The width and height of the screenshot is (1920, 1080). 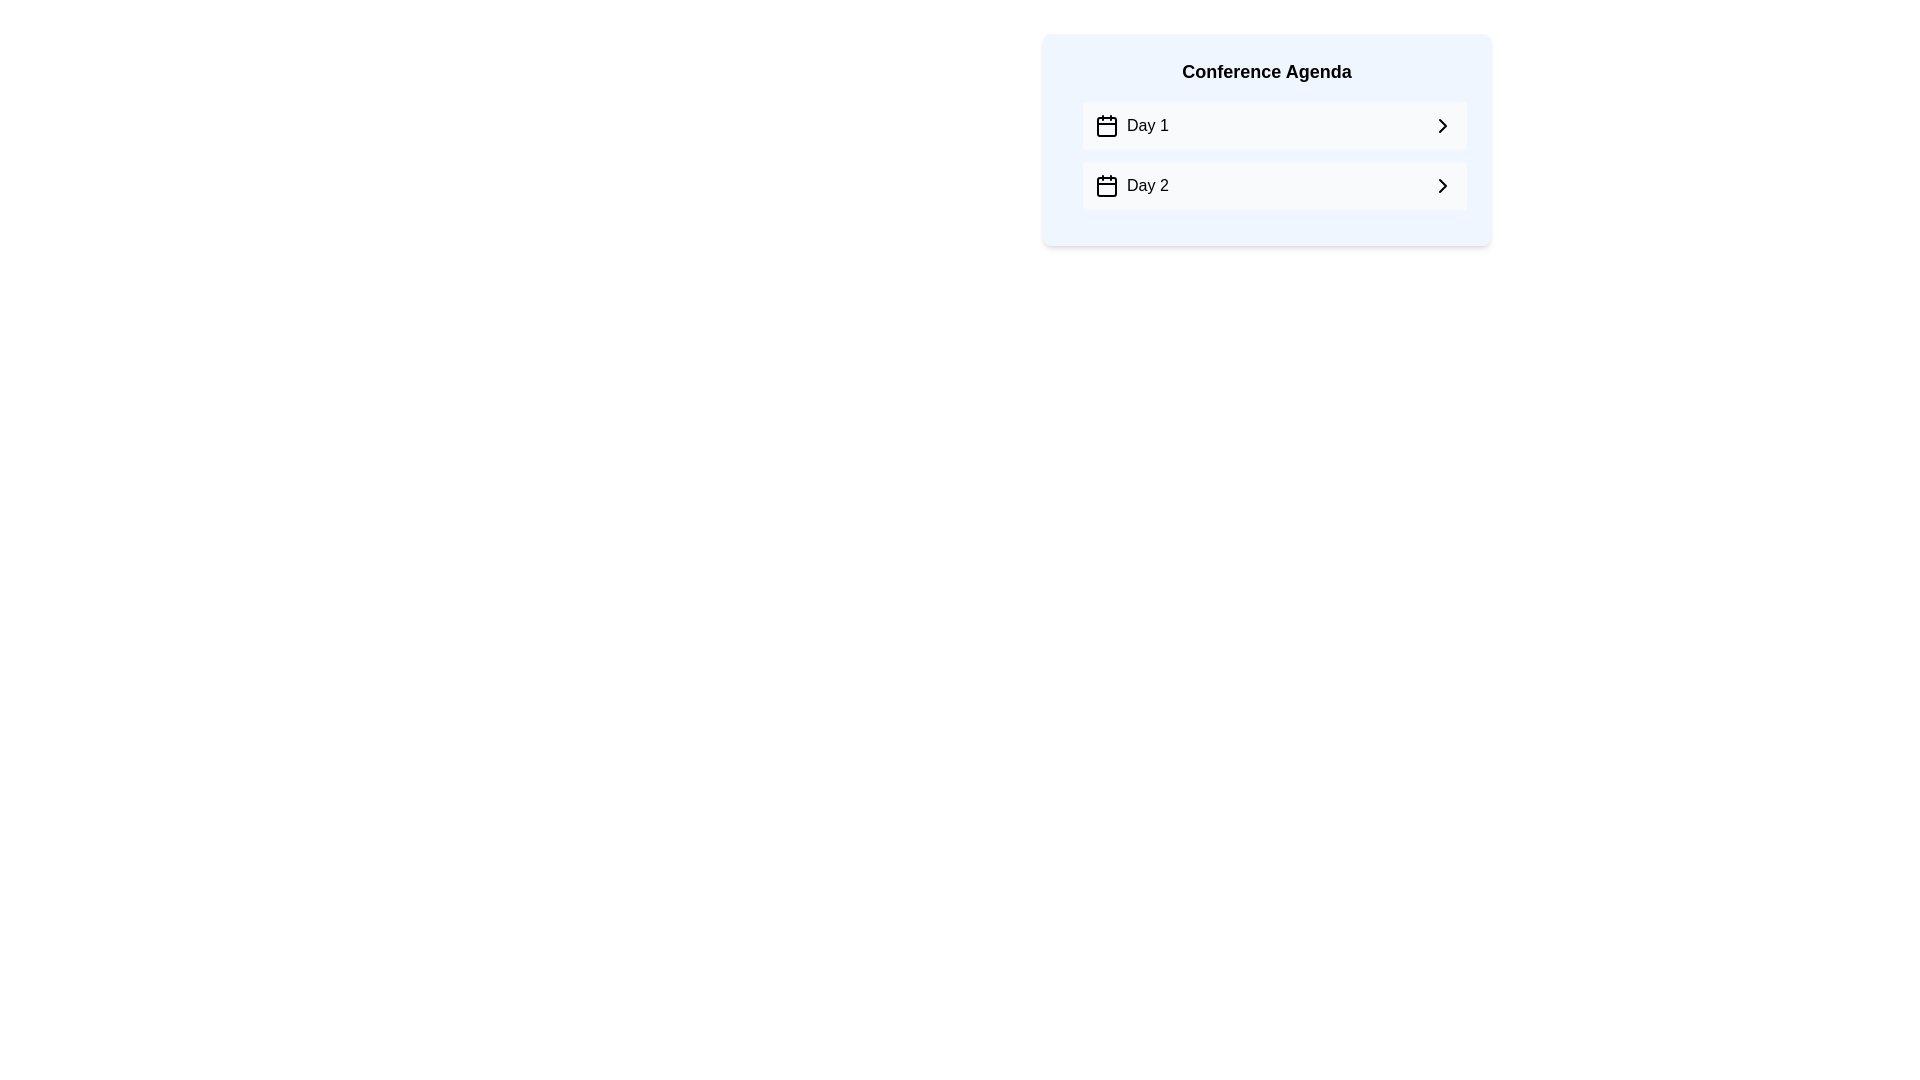 What do you see at coordinates (1147, 126) in the screenshot?
I see `the text label component displaying 'Day 1', located to the right of a calendar icon in the conference agenda list` at bounding box center [1147, 126].